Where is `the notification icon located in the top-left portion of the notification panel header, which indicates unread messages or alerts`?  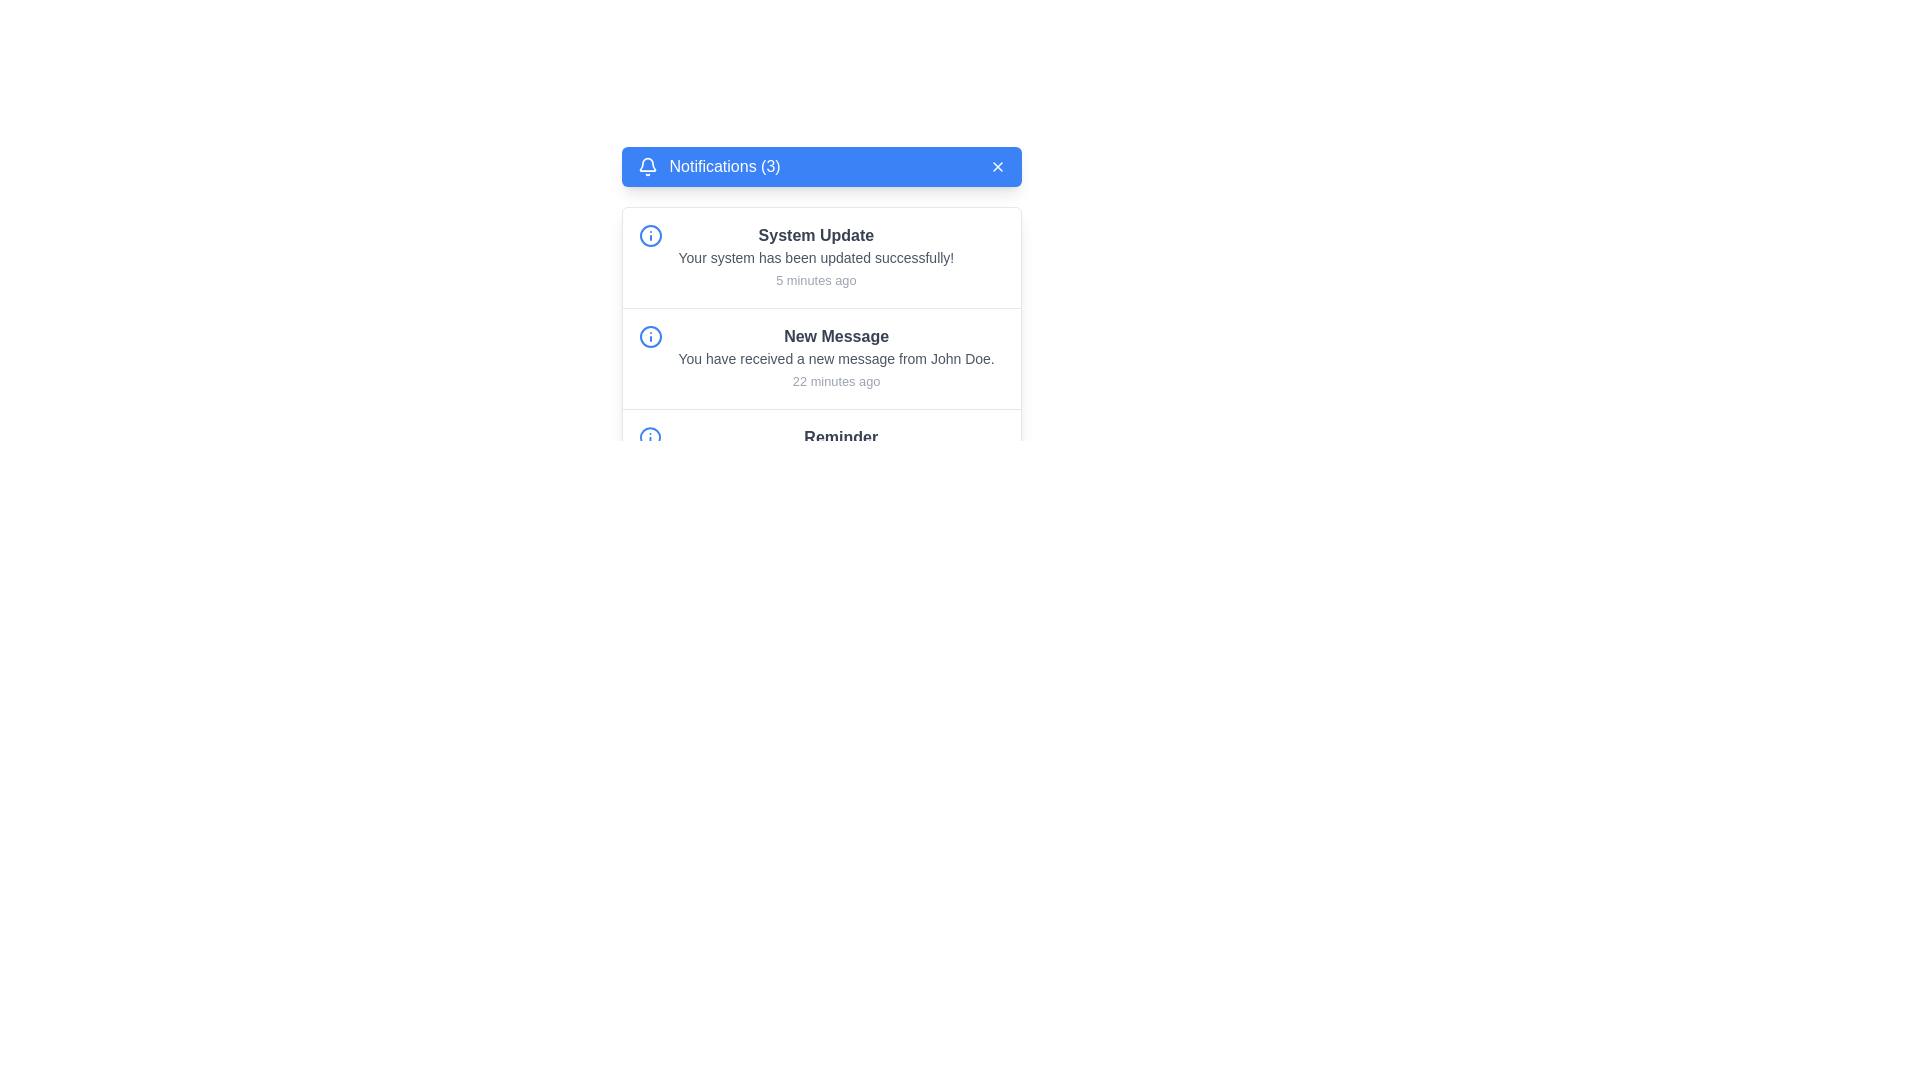 the notification icon located in the top-left portion of the notification panel header, which indicates unread messages or alerts is located at coordinates (647, 165).